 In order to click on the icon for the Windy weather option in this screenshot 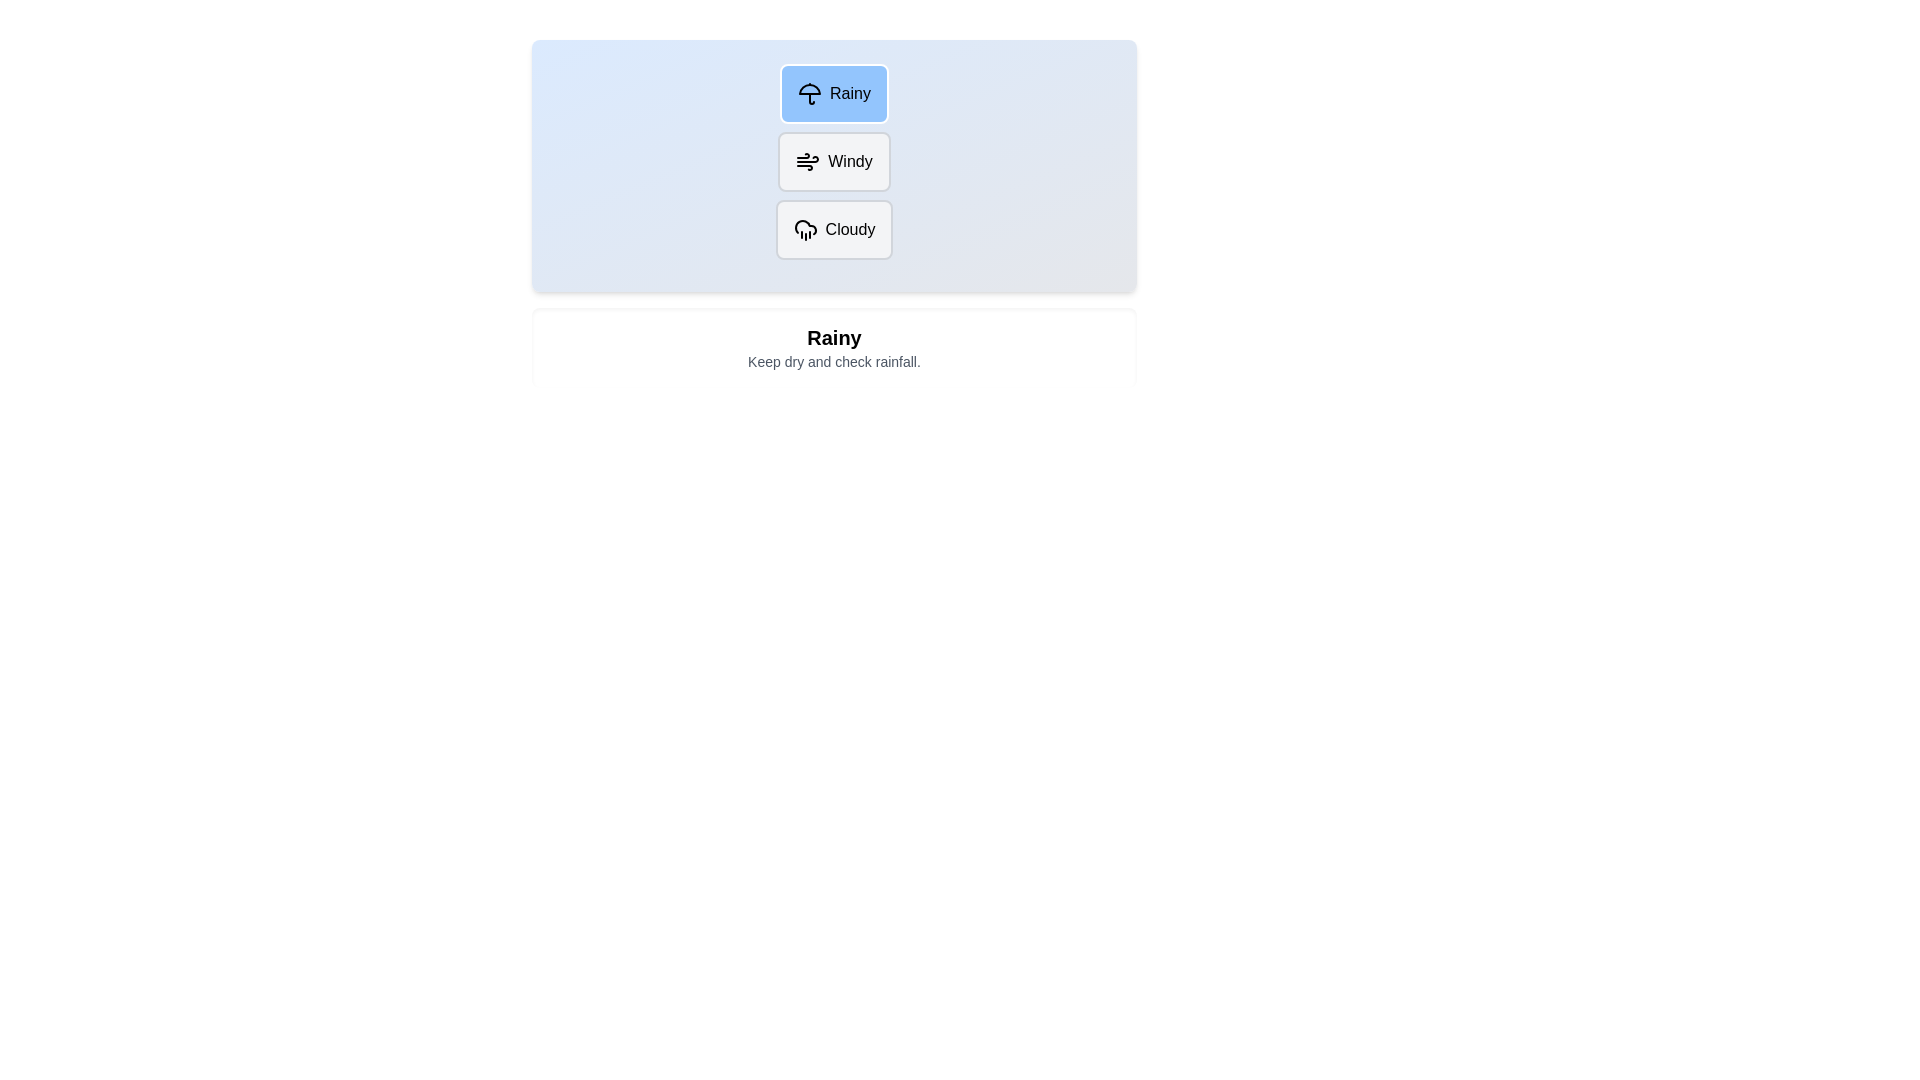, I will do `click(808, 161)`.